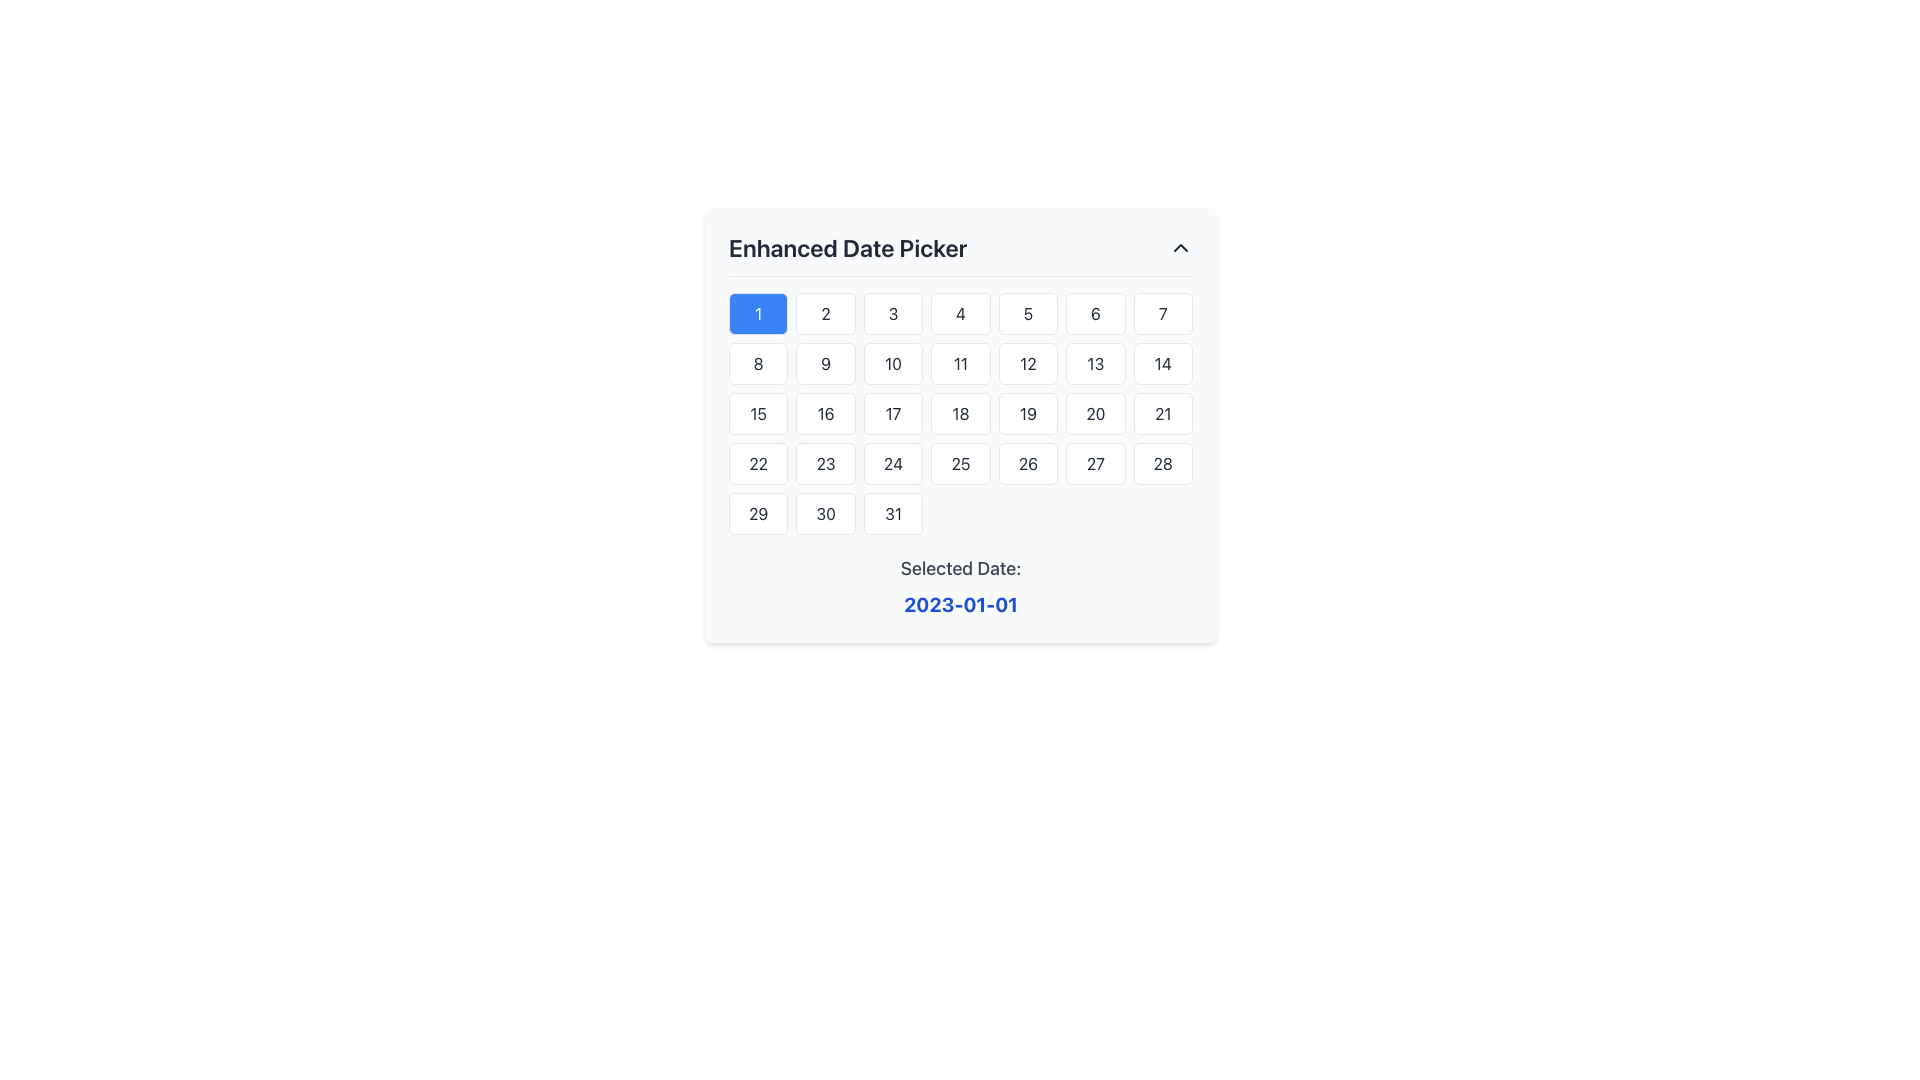  I want to click on the rounded rectangular button labeled '30' in the bottom row, second to last column of the calendar grid under 'Enhanced Date Picker', so click(826, 512).